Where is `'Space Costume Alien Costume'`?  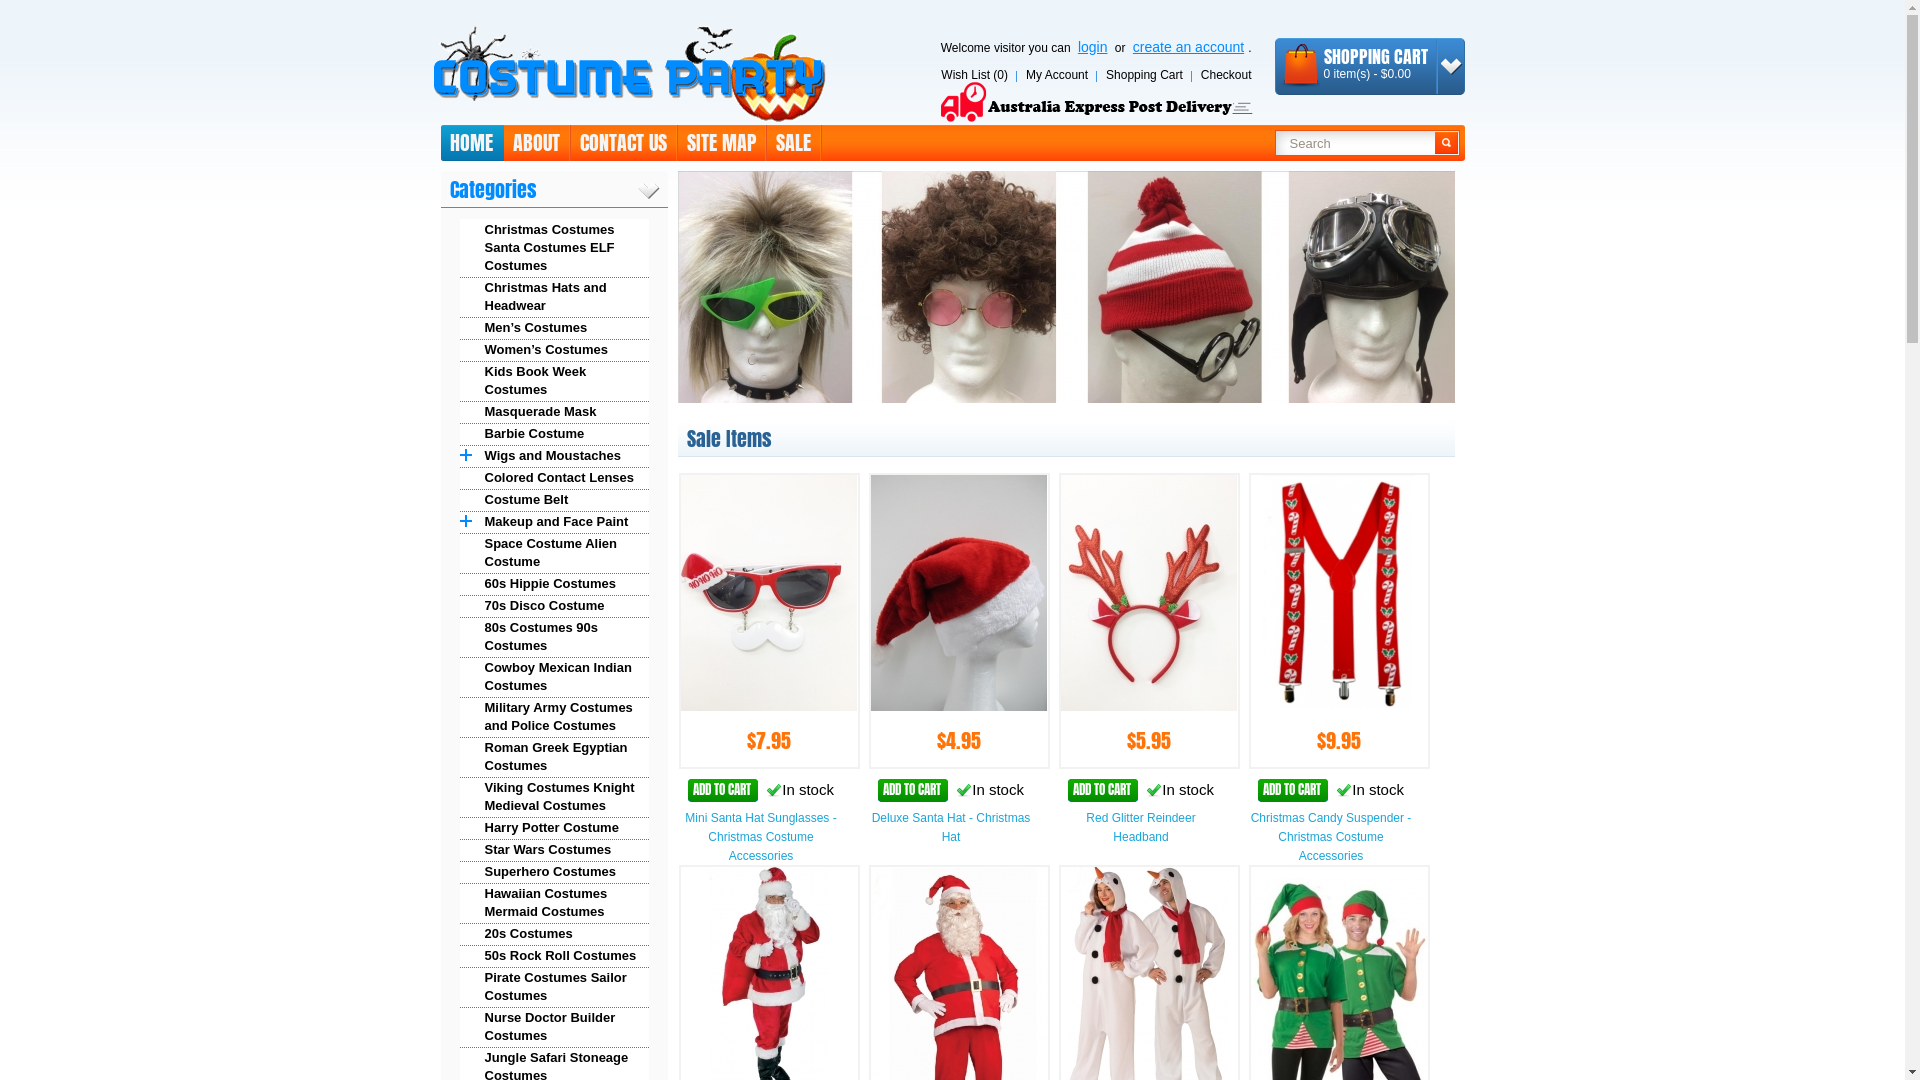
'Space Costume Alien Costume' is located at coordinates (554, 552).